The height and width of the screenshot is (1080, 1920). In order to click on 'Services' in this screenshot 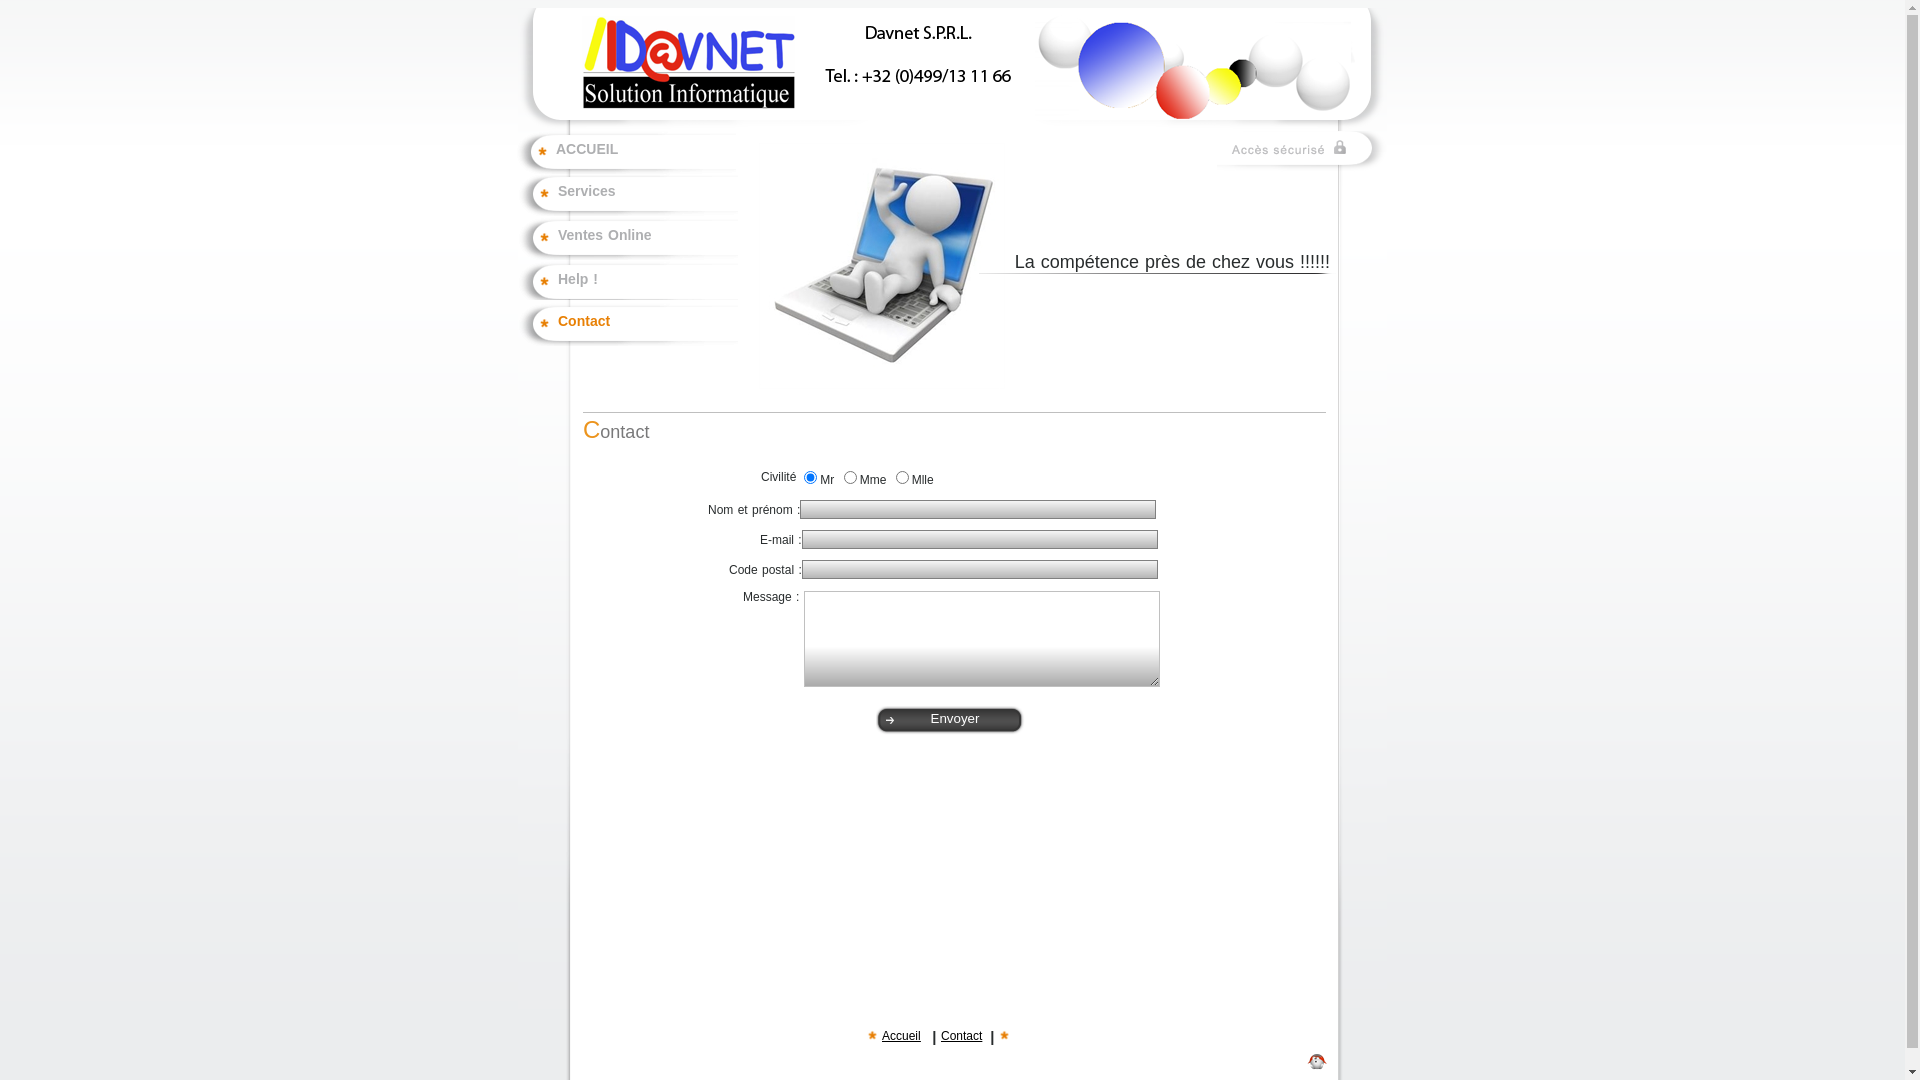, I will do `click(648, 200)`.